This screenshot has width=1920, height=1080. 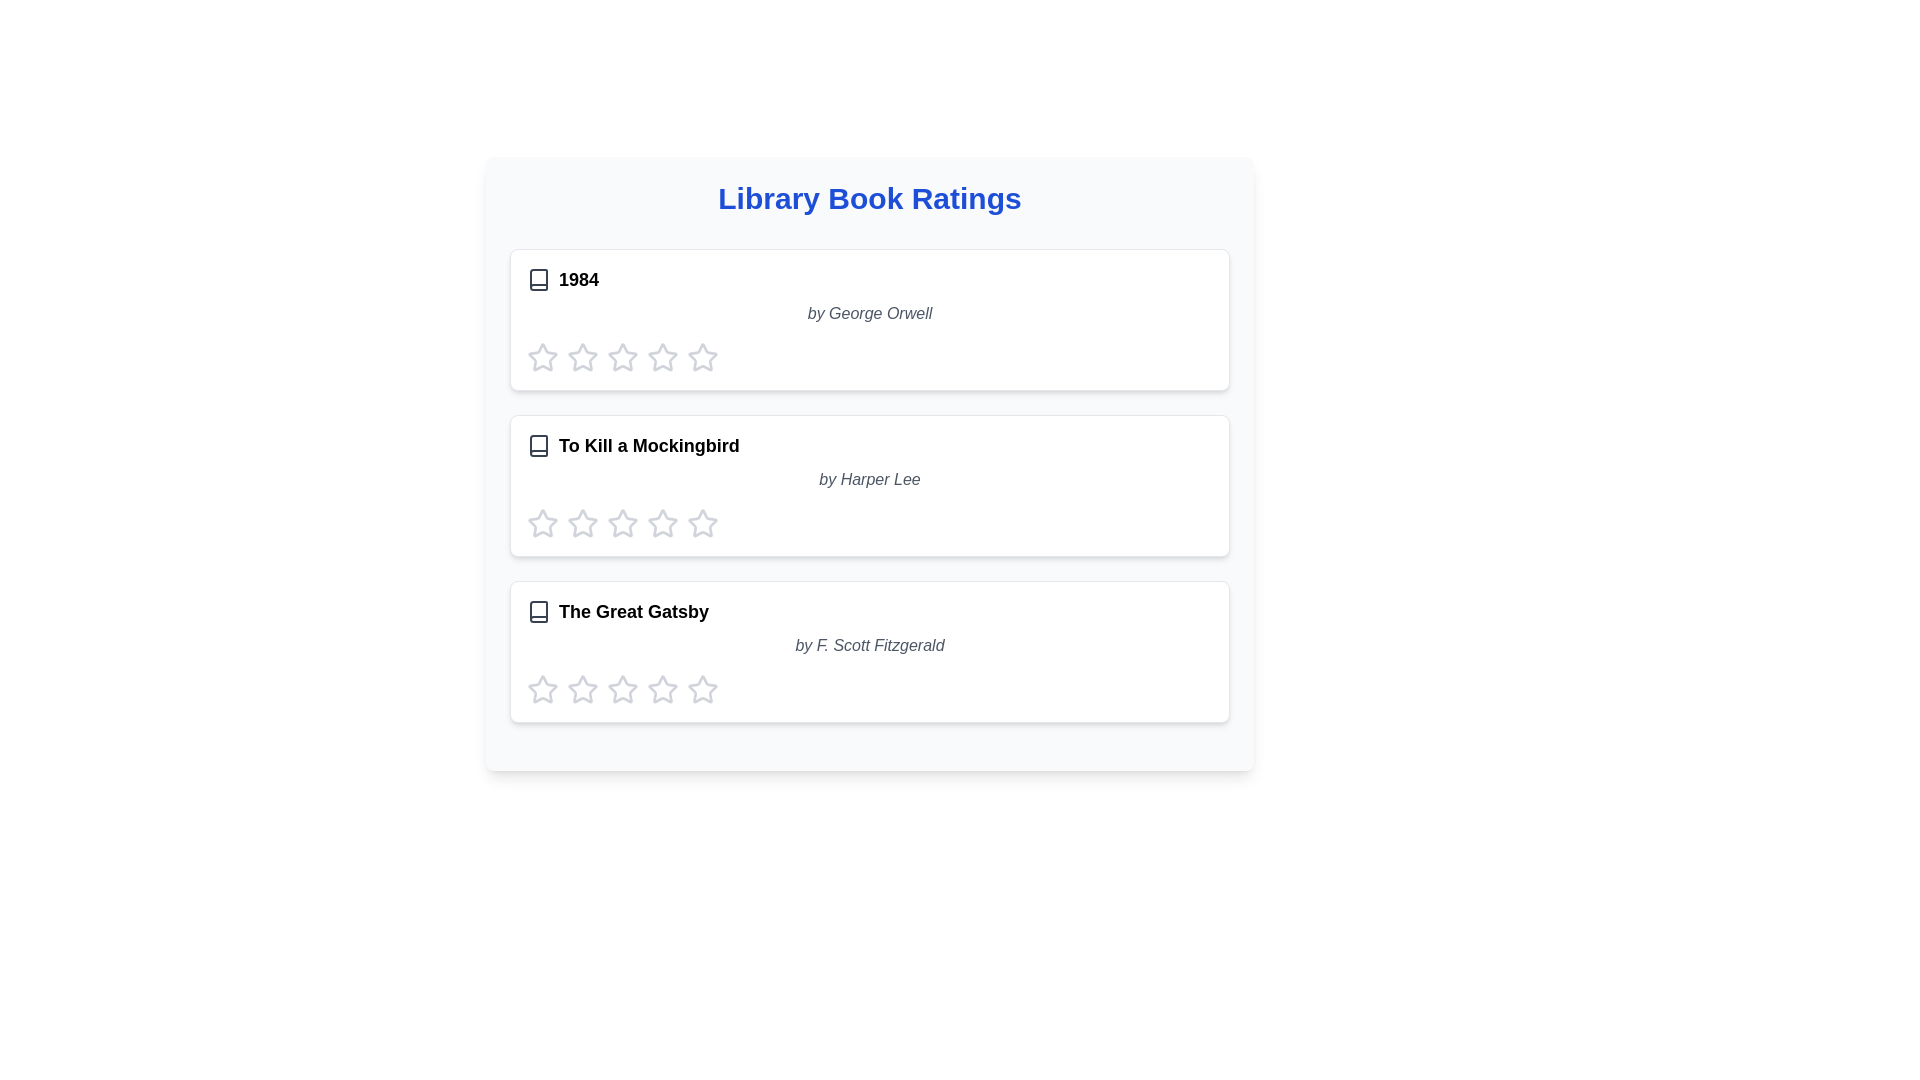 I want to click on the third star-shaped icon with a gray border and hollow interior, representing a rating for the book 'To Kill a Mockingbird' by Harper Lee, so click(x=581, y=523).